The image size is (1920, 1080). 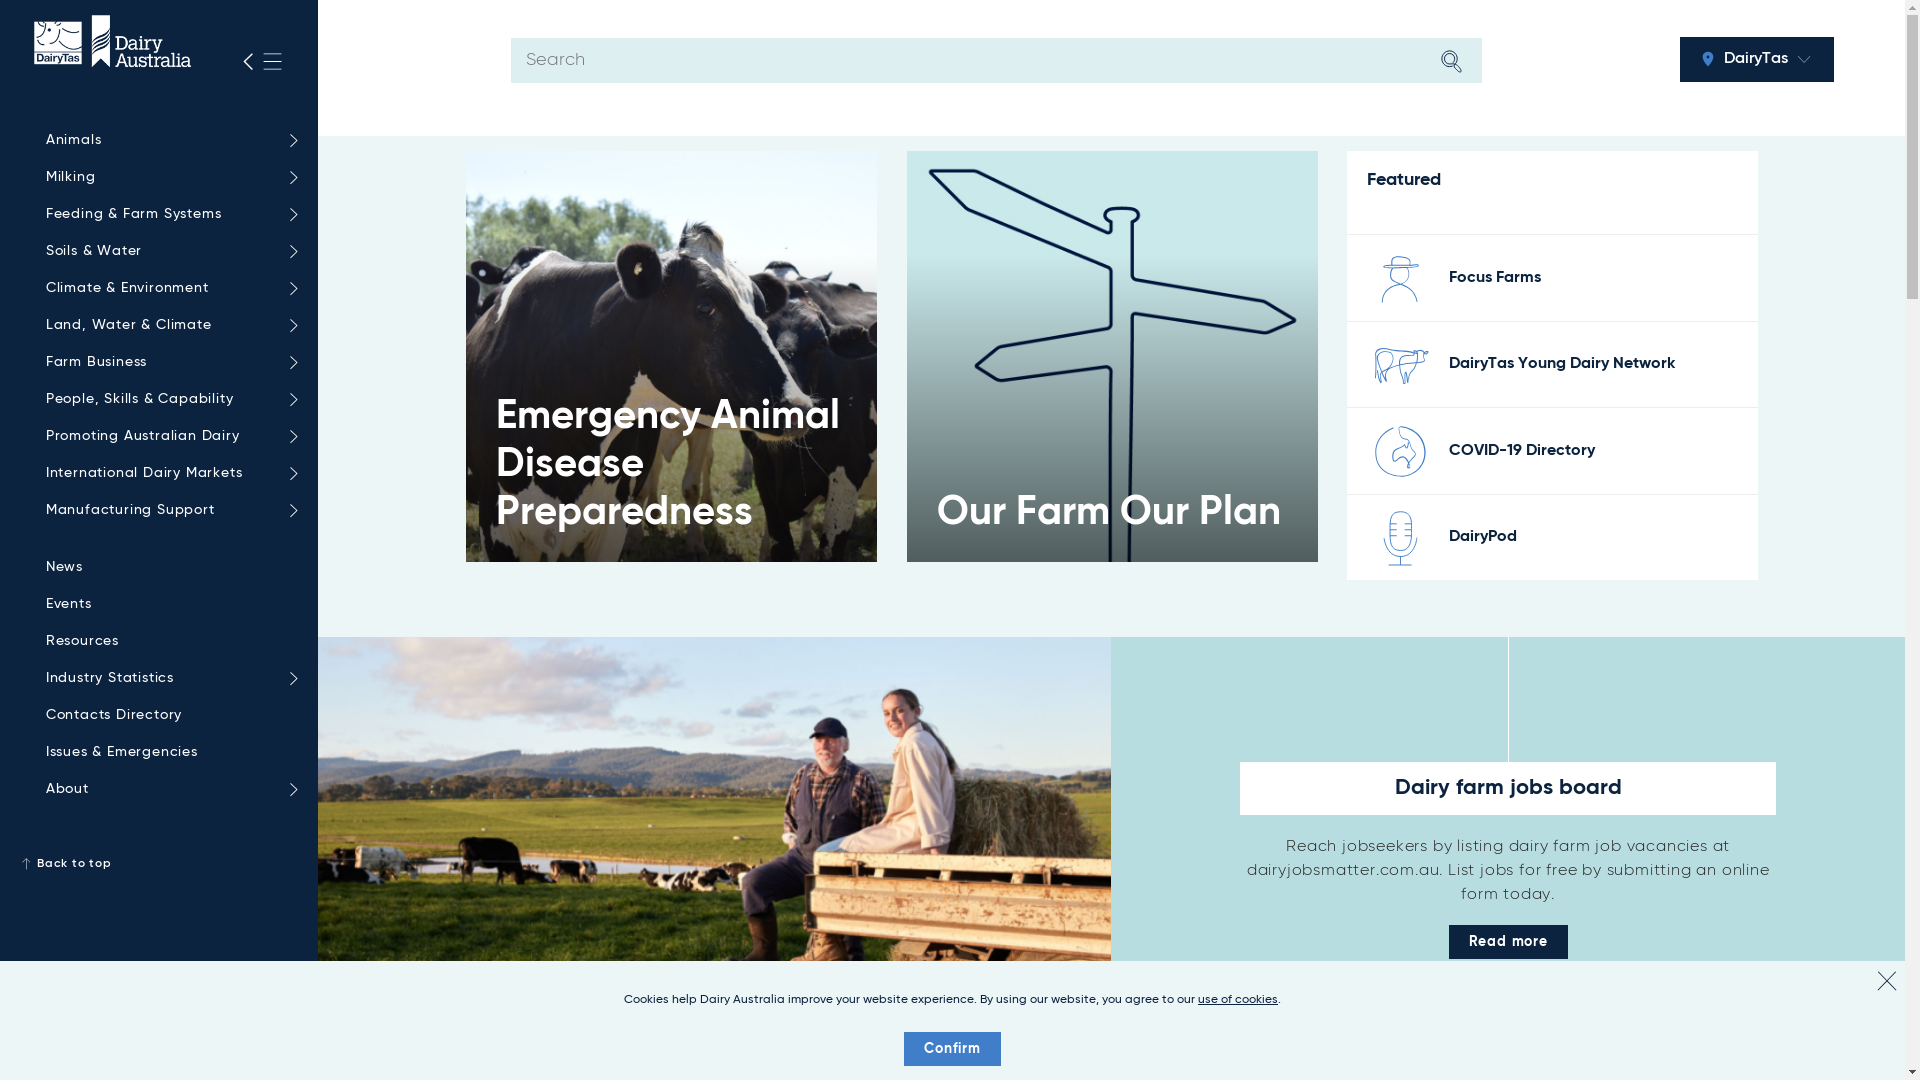 What do you see at coordinates (1483, 535) in the screenshot?
I see `'DairyPod'` at bounding box center [1483, 535].